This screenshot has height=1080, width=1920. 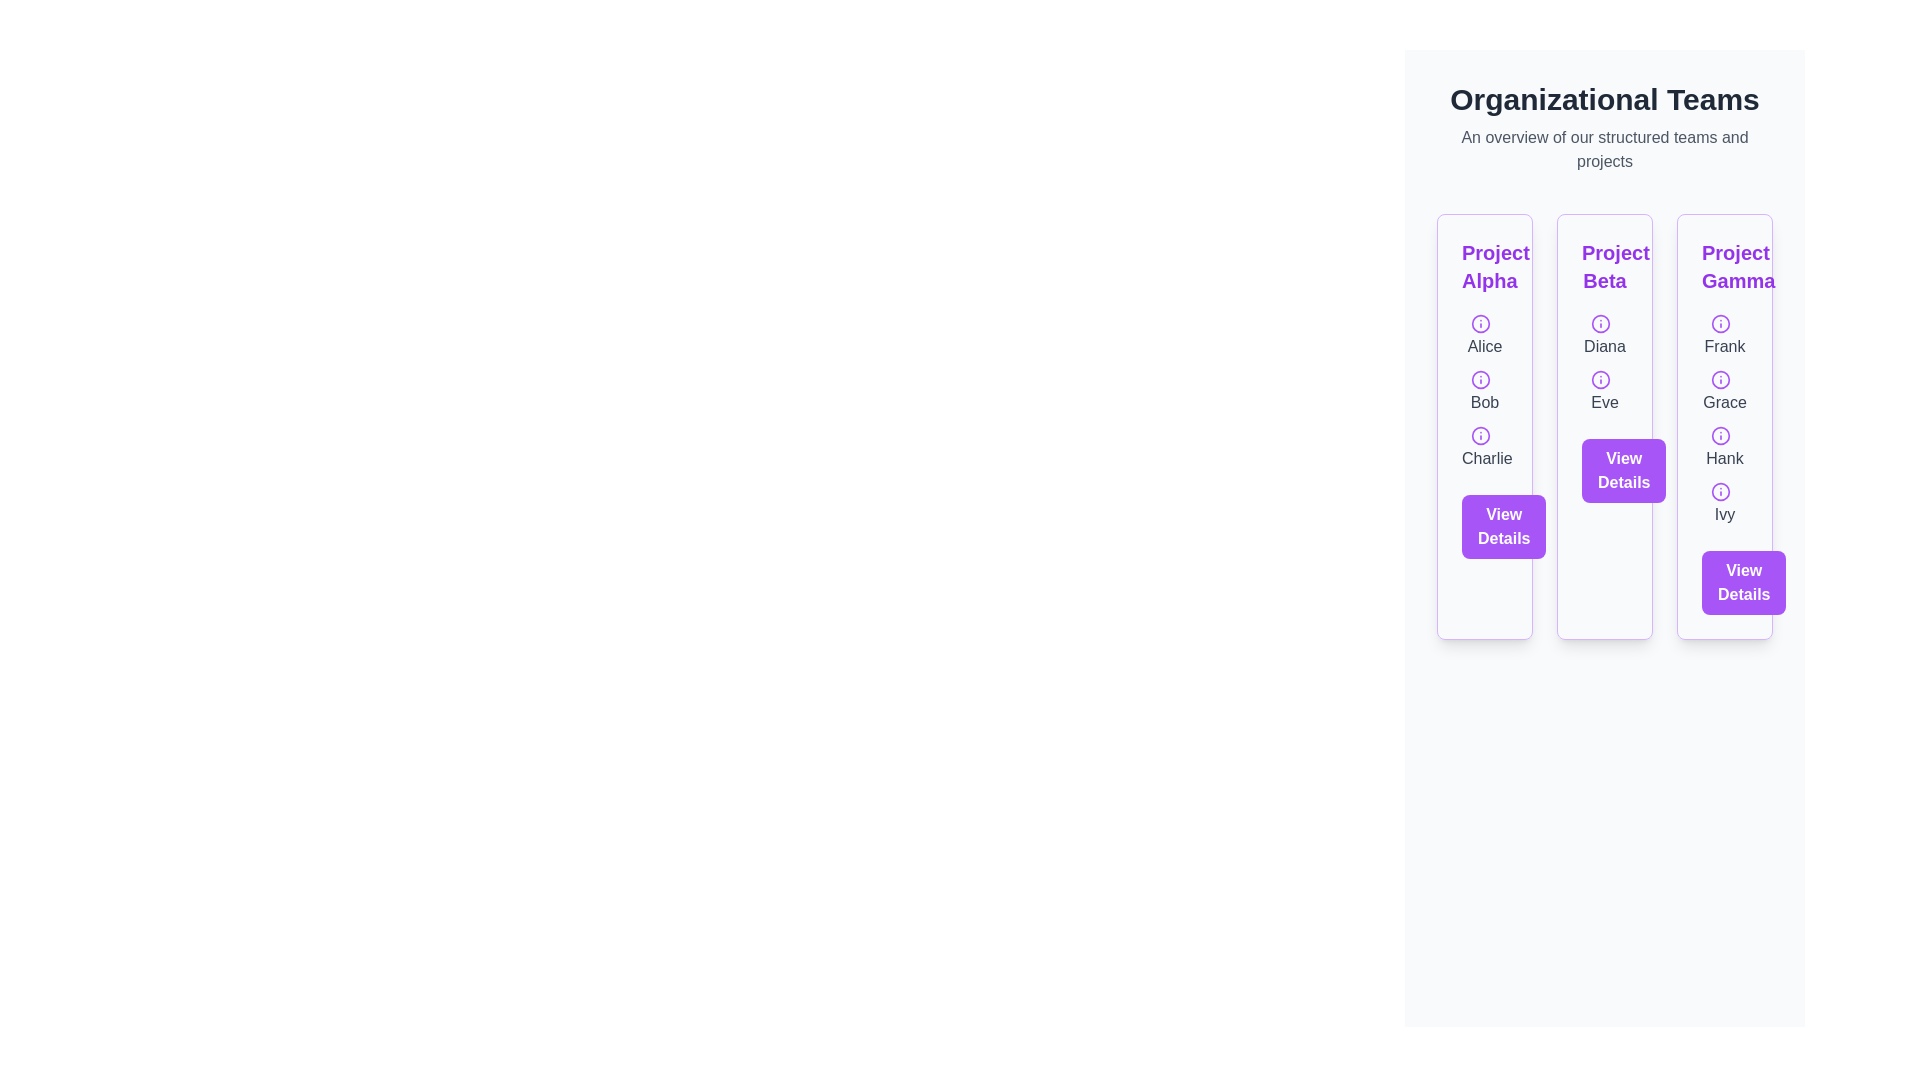 What do you see at coordinates (1601, 322) in the screenshot?
I see `the Information icon (circle with an 'i') in the second column titled 'Project Beta'` at bounding box center [1601, 322].